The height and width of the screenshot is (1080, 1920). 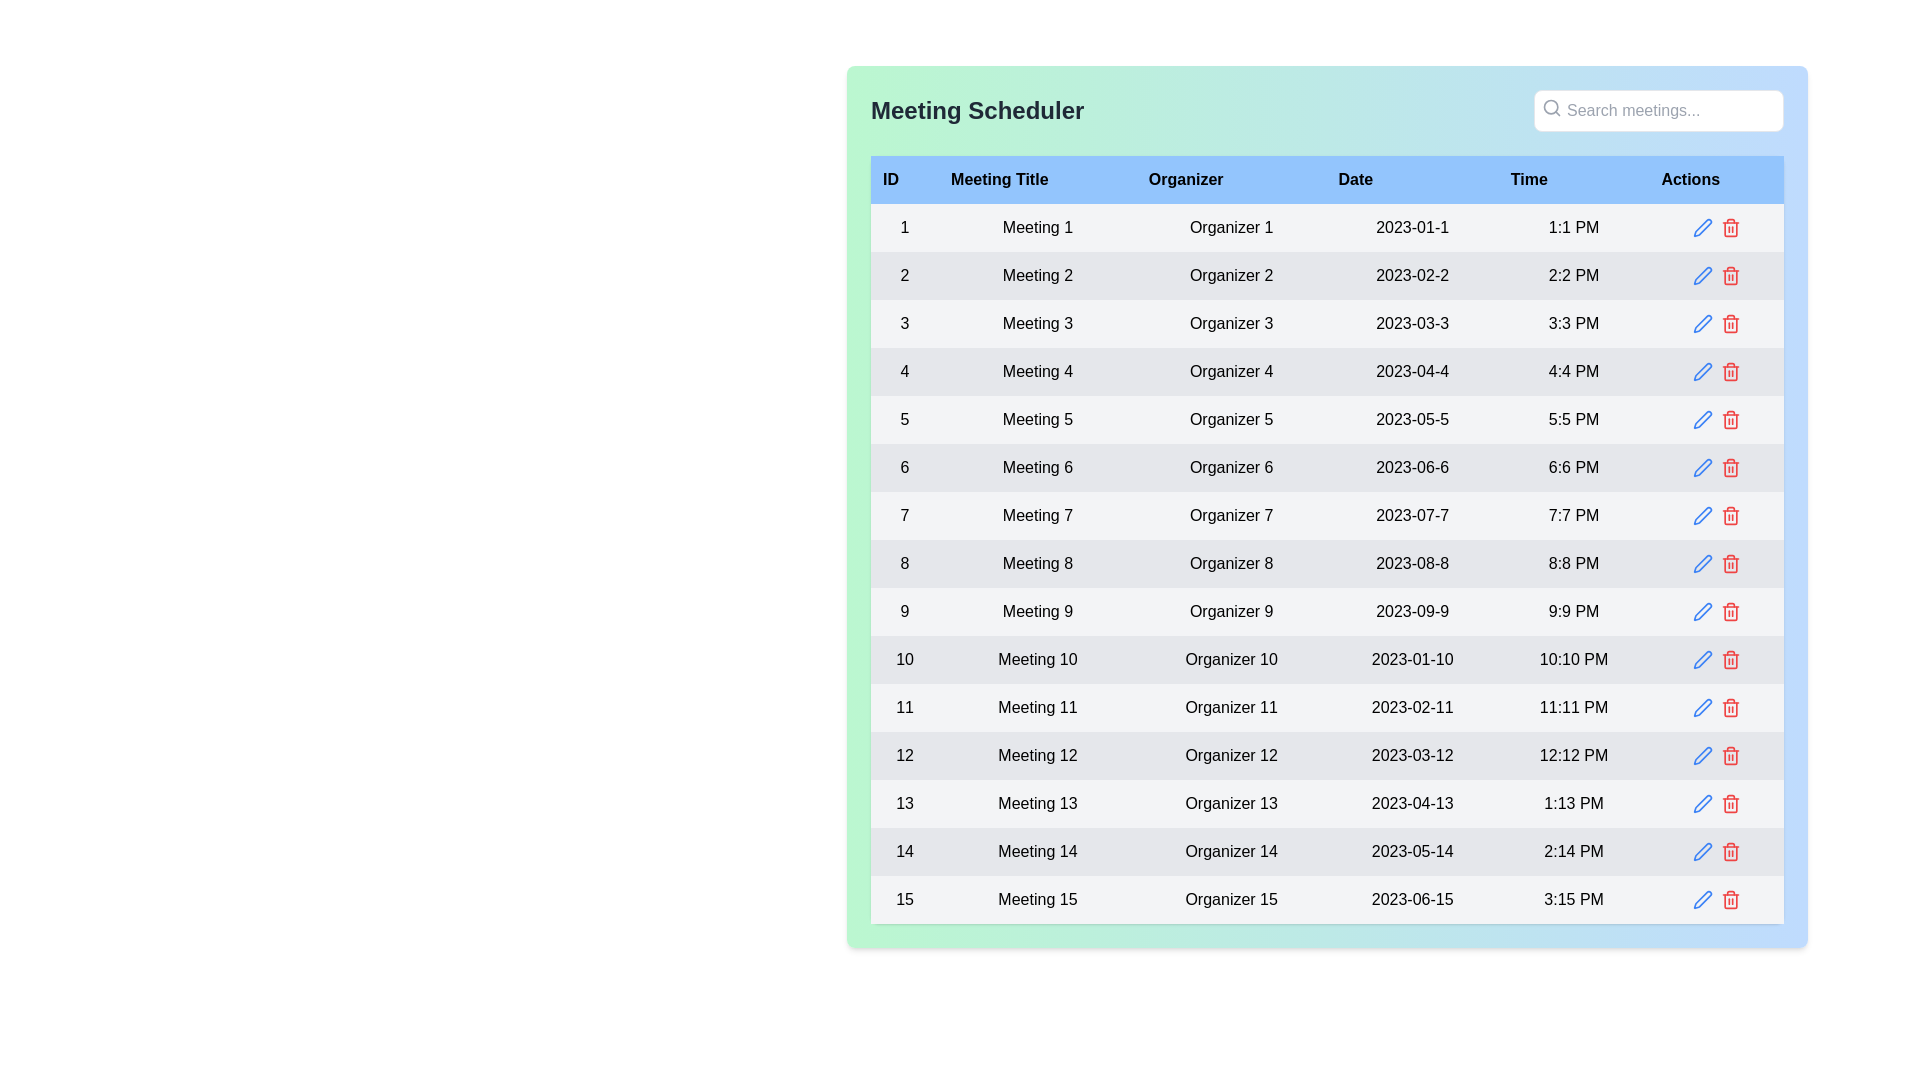 What do you see at coordinates (1573, 707) in the screenshot?
I see `the text label displaying '11:11 PM' within the gray tabular row, which is associated with 'Meeting 11' on '2023-02-11'` at bounding box center [1573, 707].